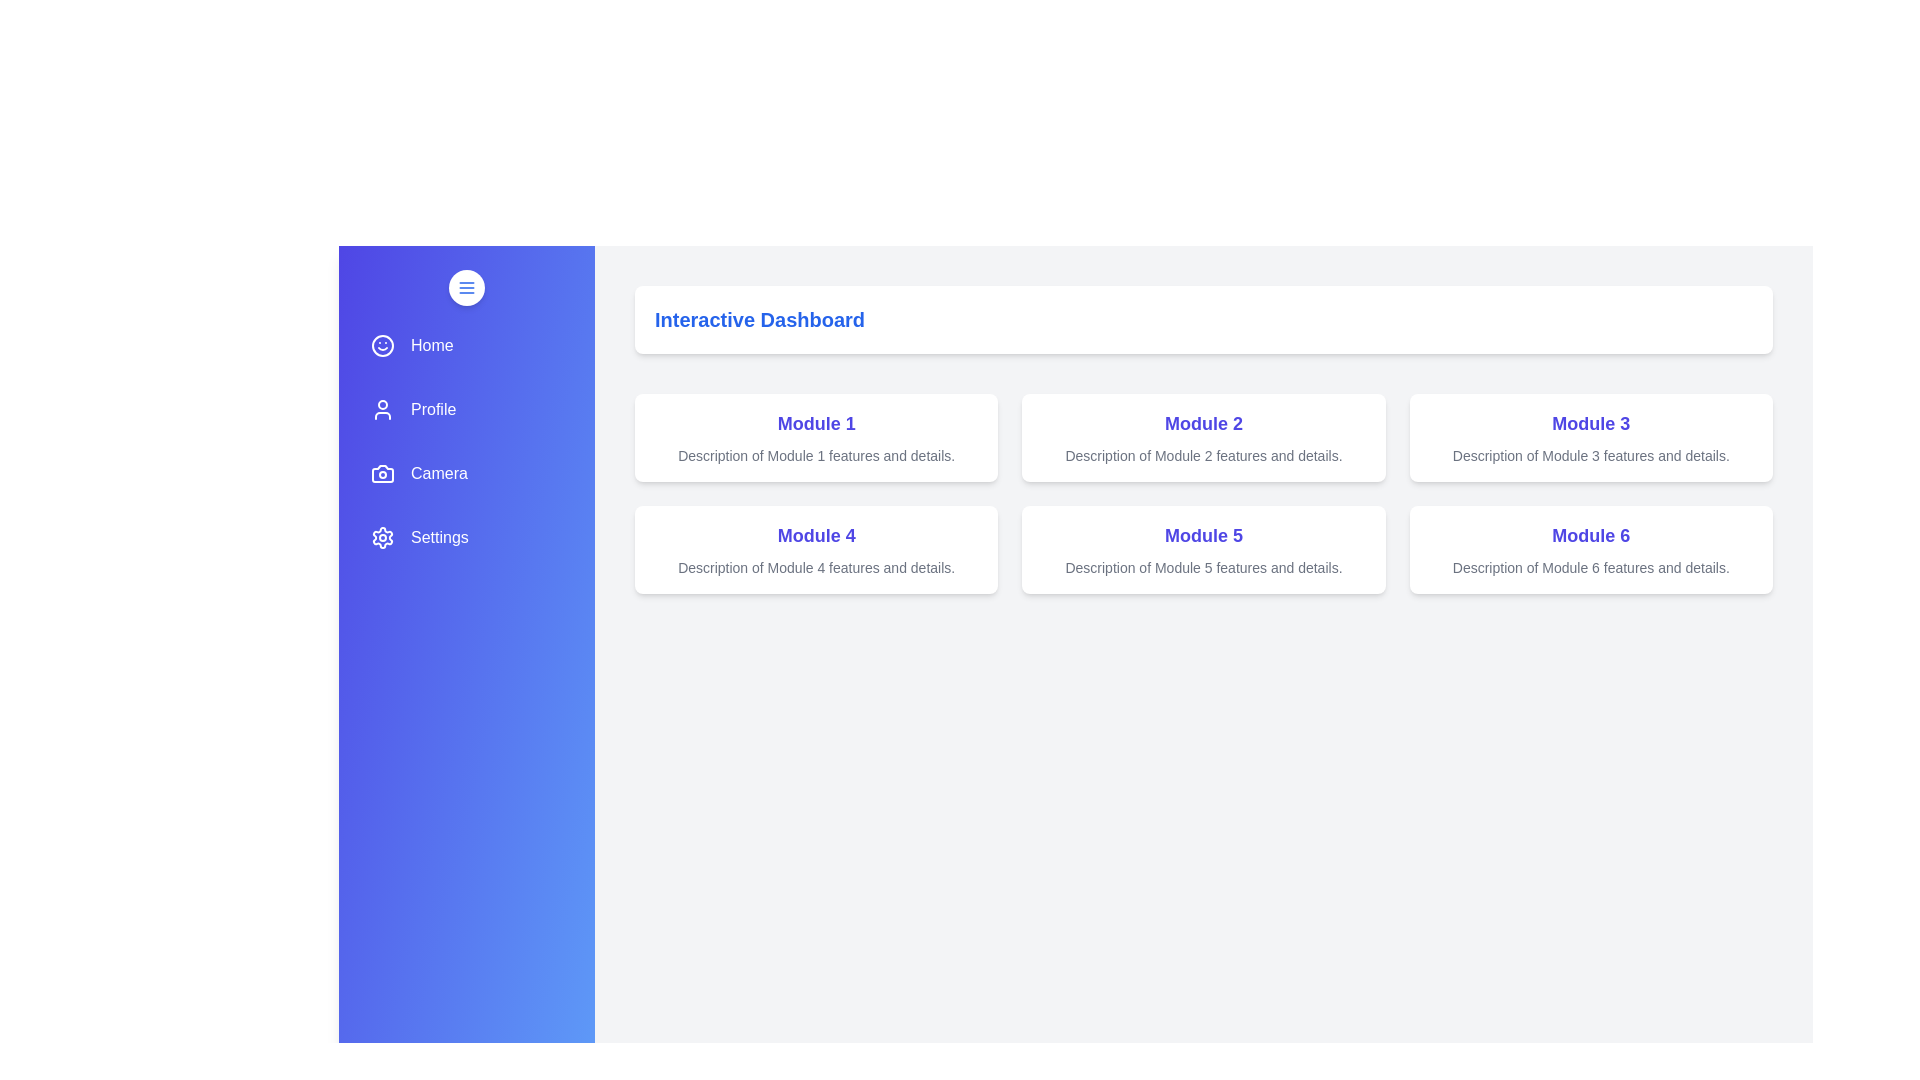 This screenshot has height=1080, width=1920. I want to click on the active settings icon, which is a blue gear symbol located in the navigation menu, positioned to the left of the 'Settings' text, so click(383, 536).